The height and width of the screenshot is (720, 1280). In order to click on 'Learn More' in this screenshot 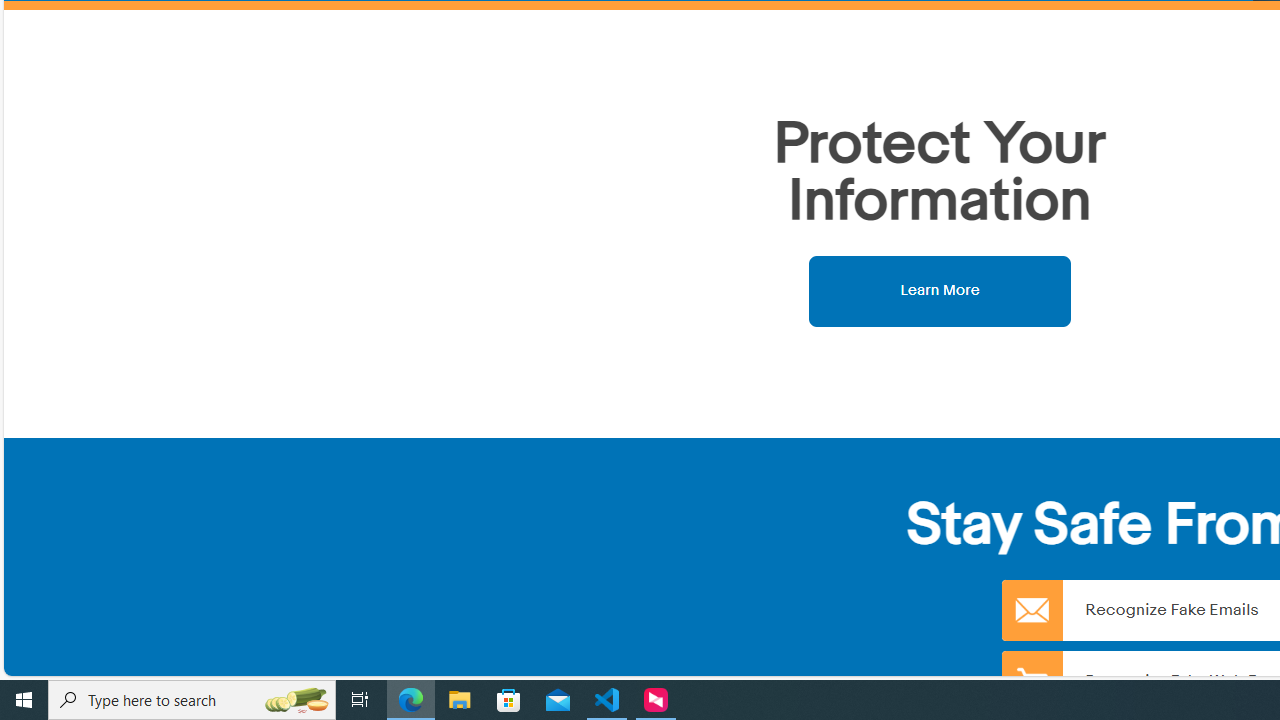, I will do `click(939, 290)`.